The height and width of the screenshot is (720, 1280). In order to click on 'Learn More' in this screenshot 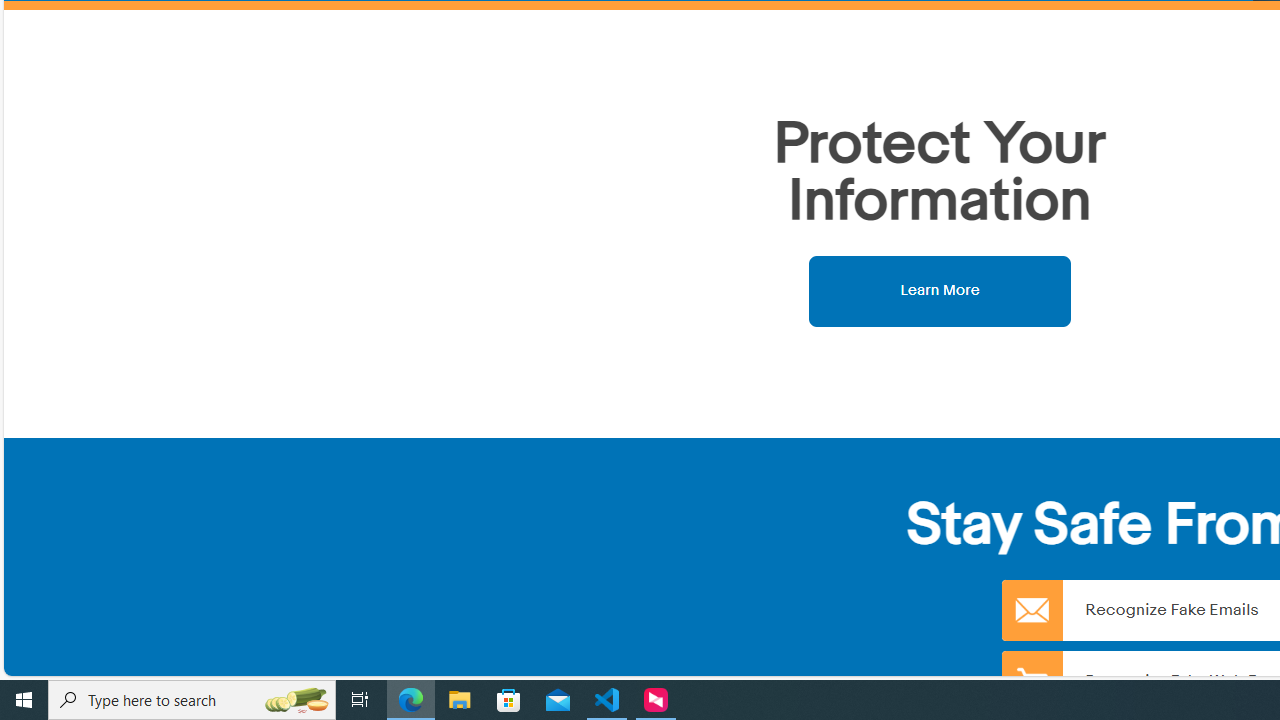, I will do `click(939, 290)`.